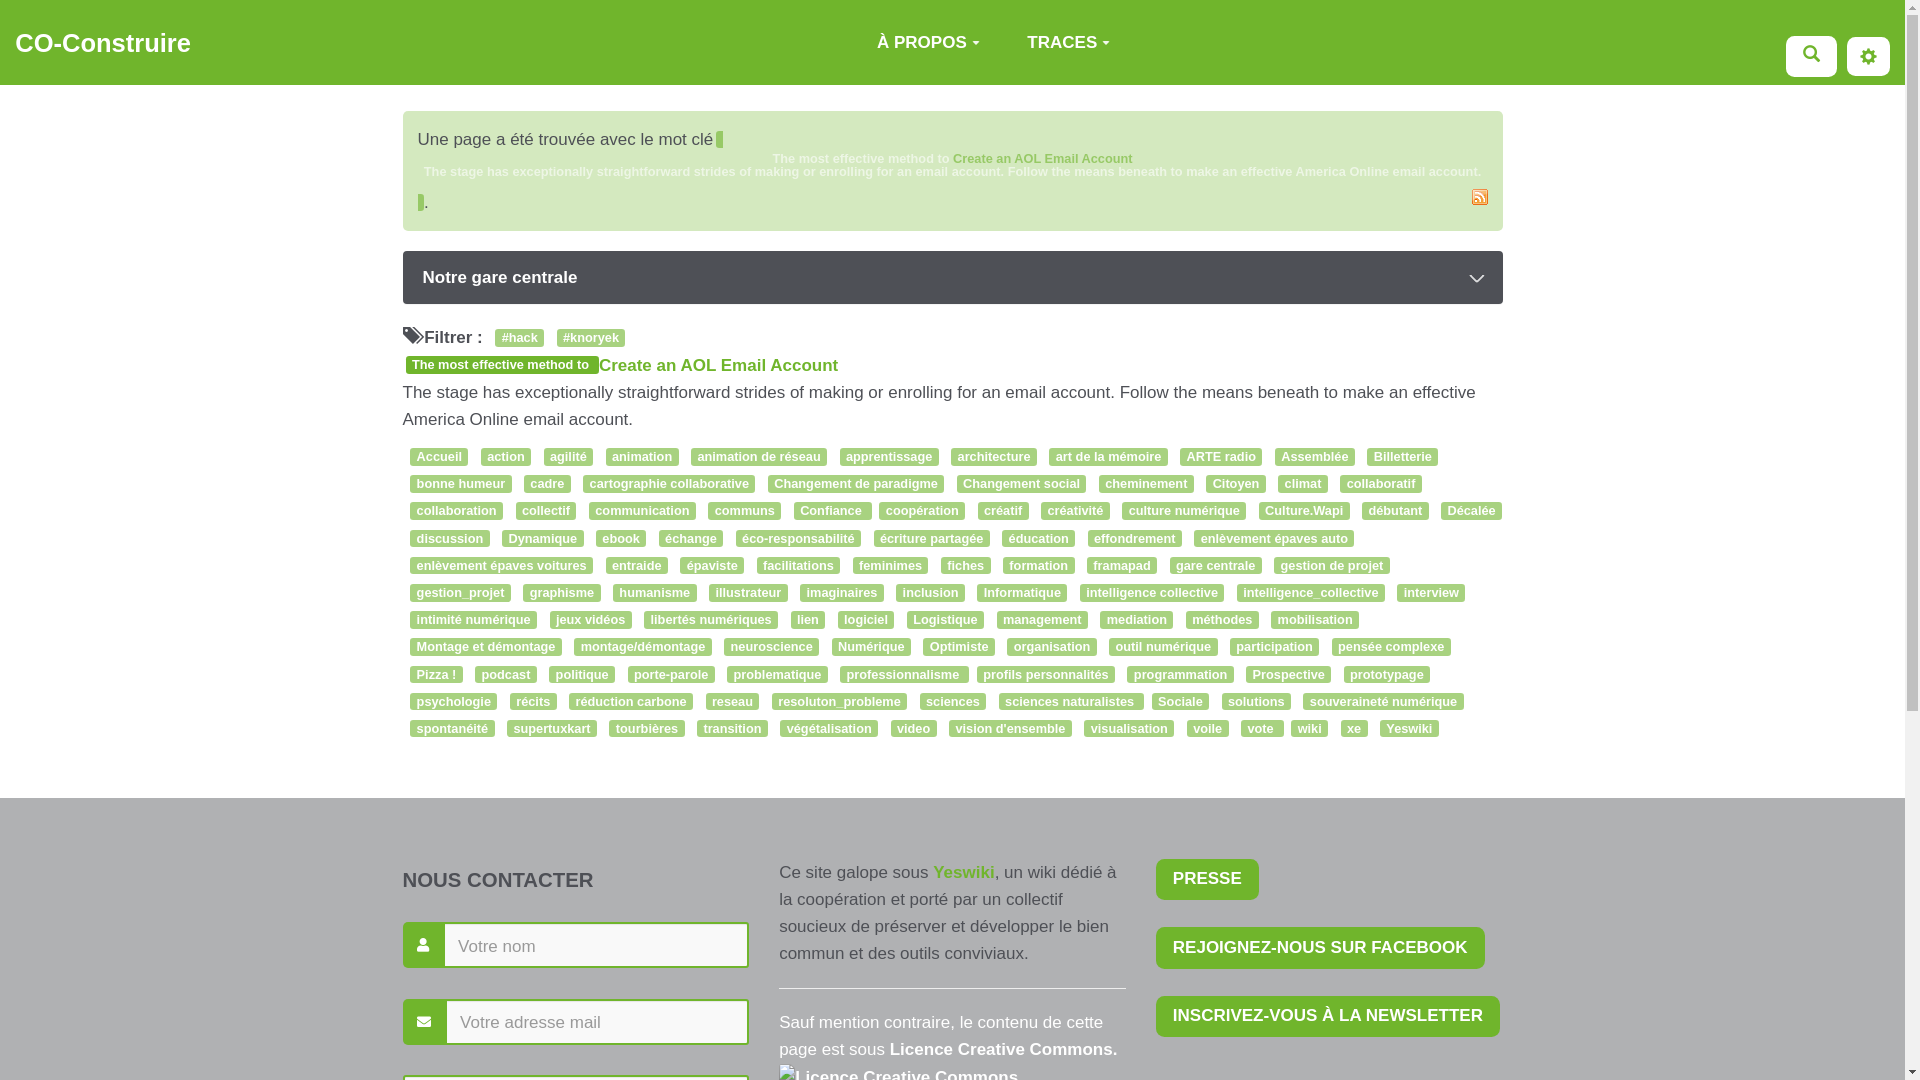 This screenshot has height=1080, width=1920. What do you see at coordinates (903, 675) in the screenshot?
I see `'professionnalisme'` at bounding box center [903, 675].